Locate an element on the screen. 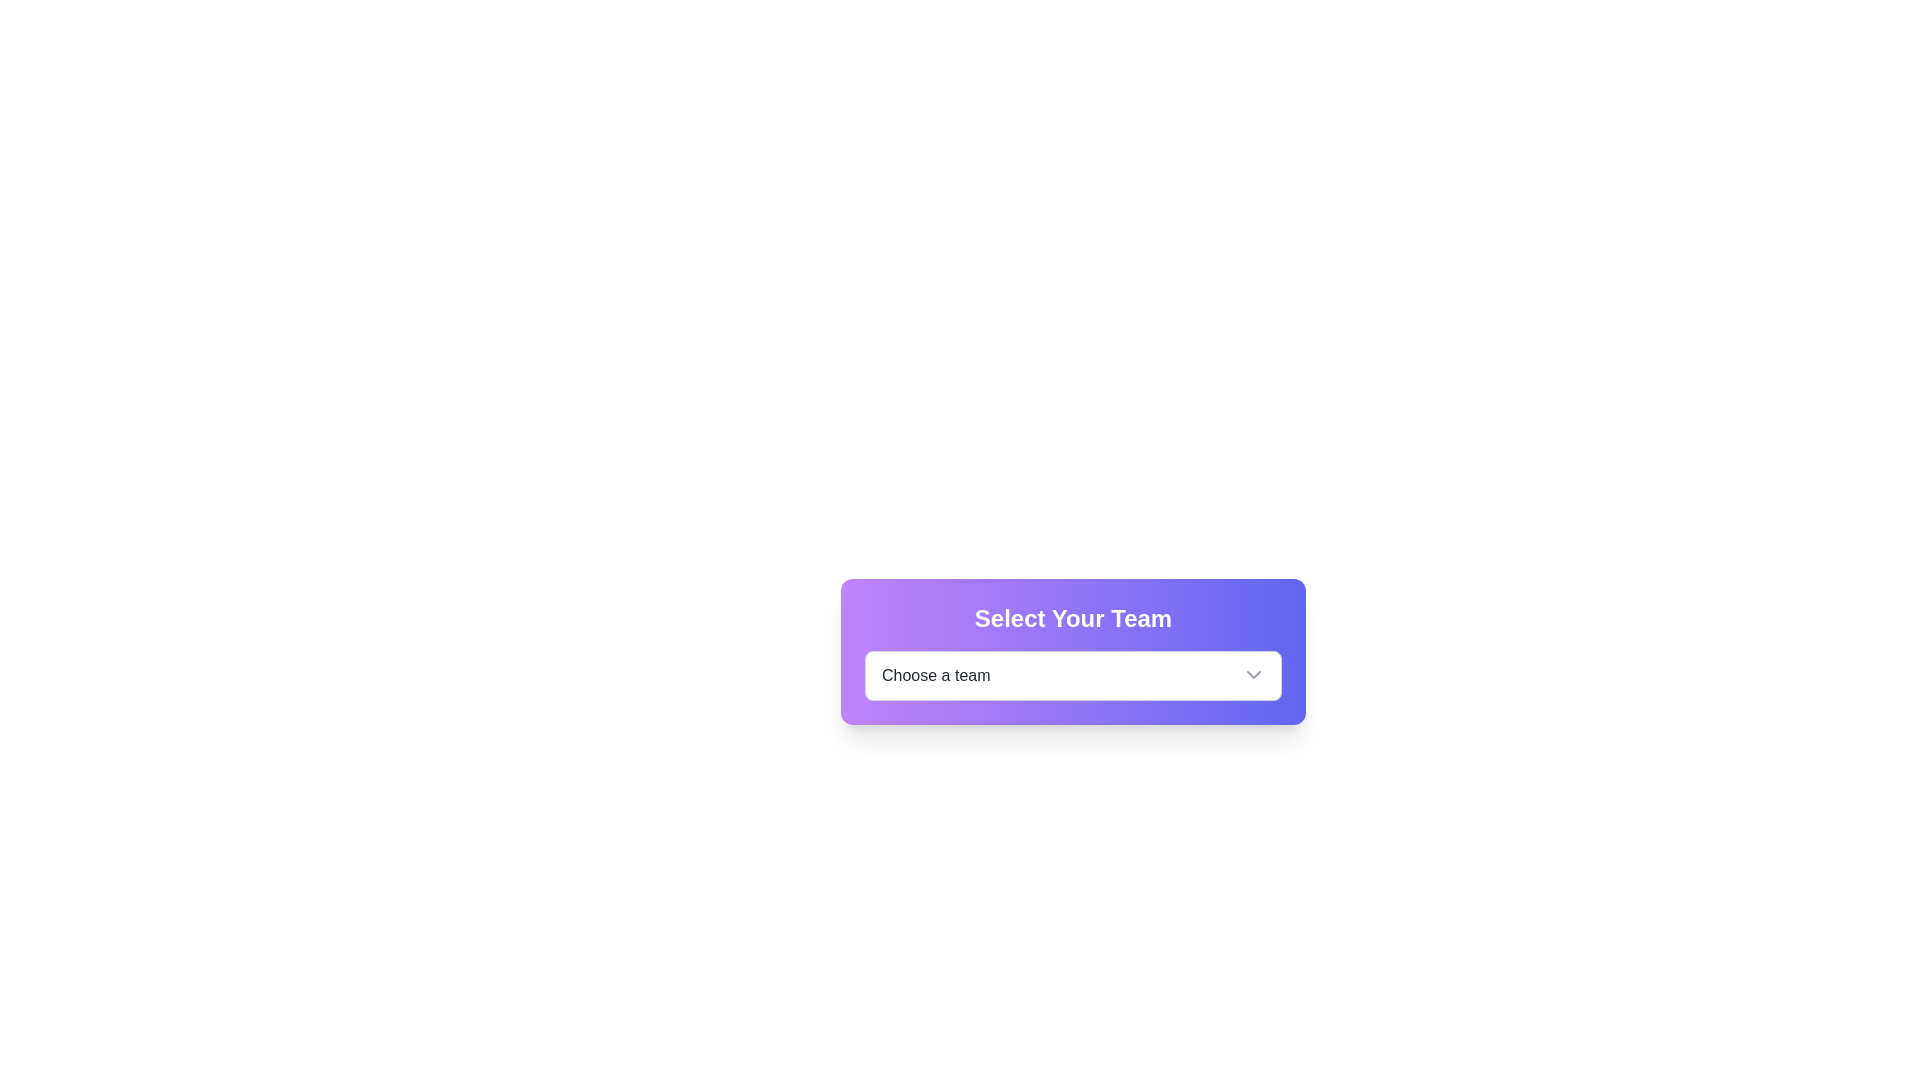 This screenshot has width=1920, height=1080. the Text label or heading that introduces the purpose of the content below it, positioned above the 'Choose a team' dropdown menu is located at coordinates (1072, 617).